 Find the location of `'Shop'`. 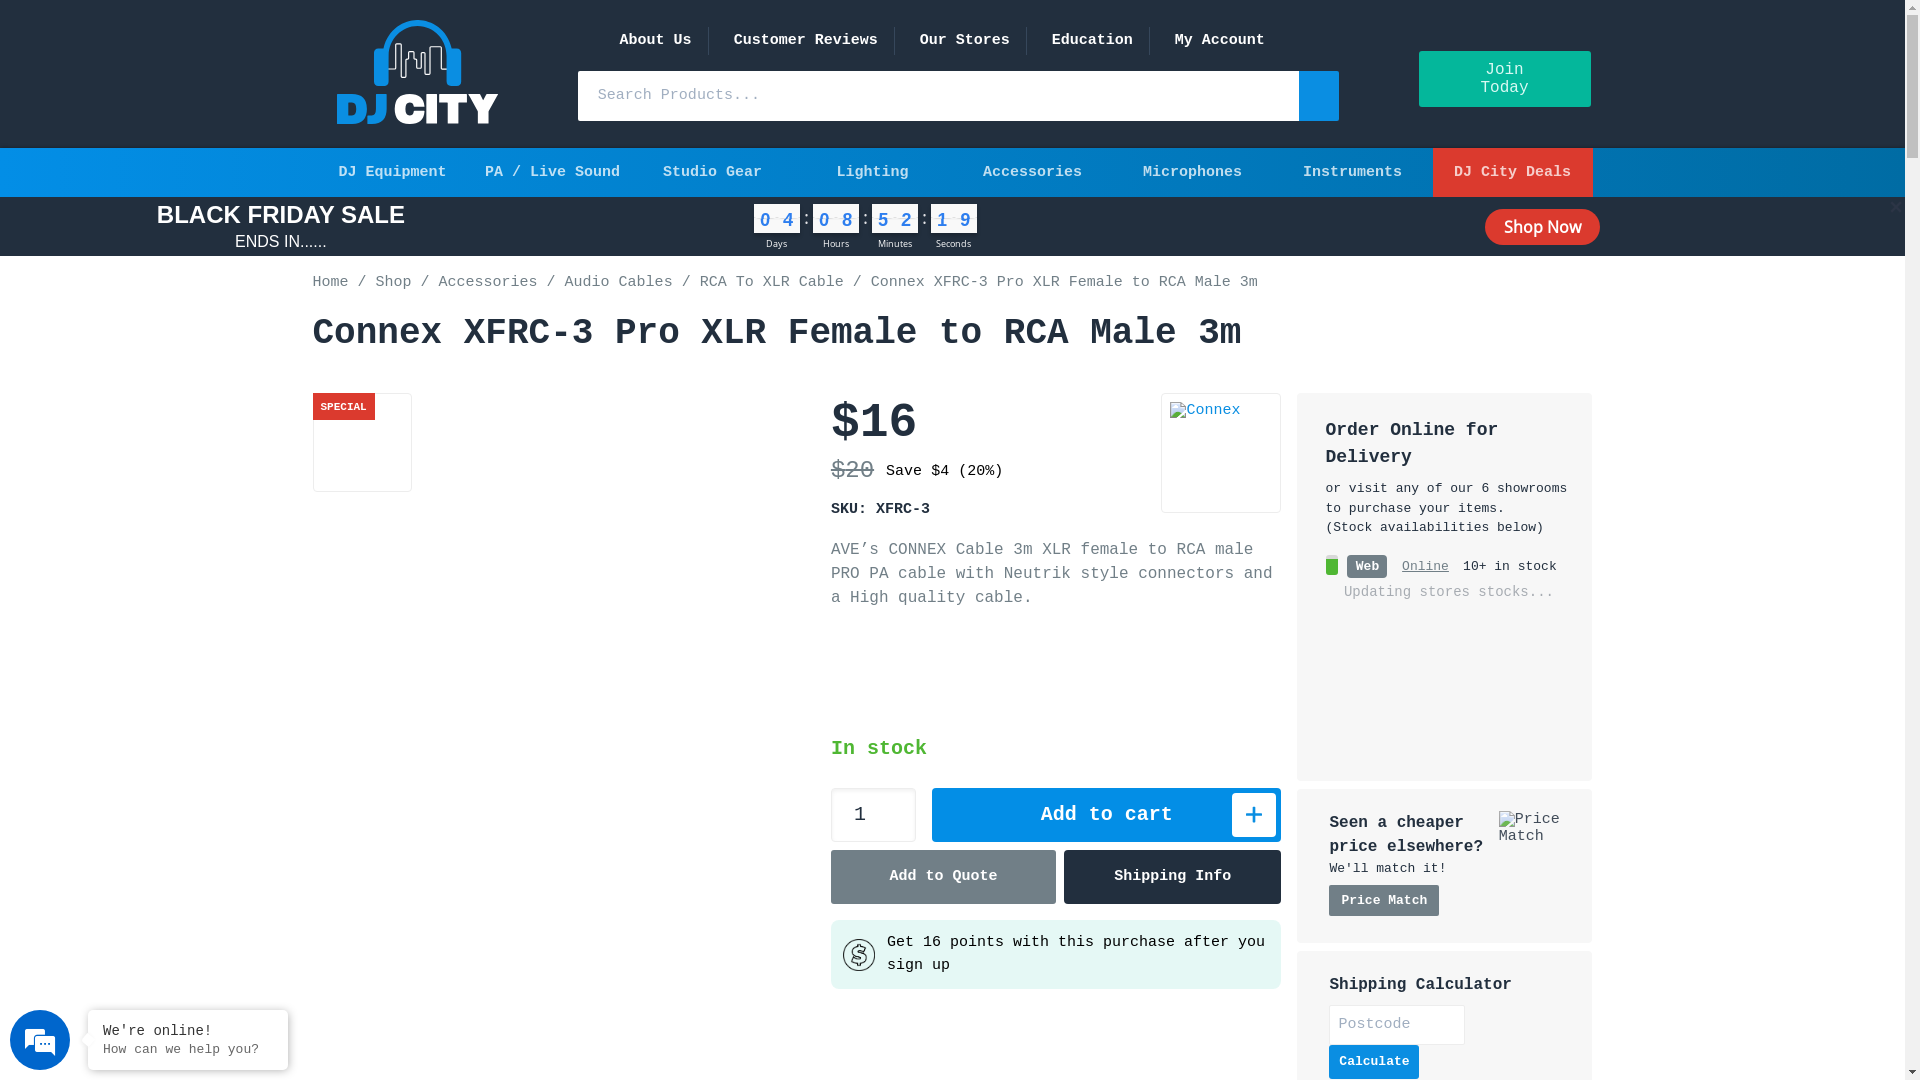

'Shop' is located at coordinates (393, 282).